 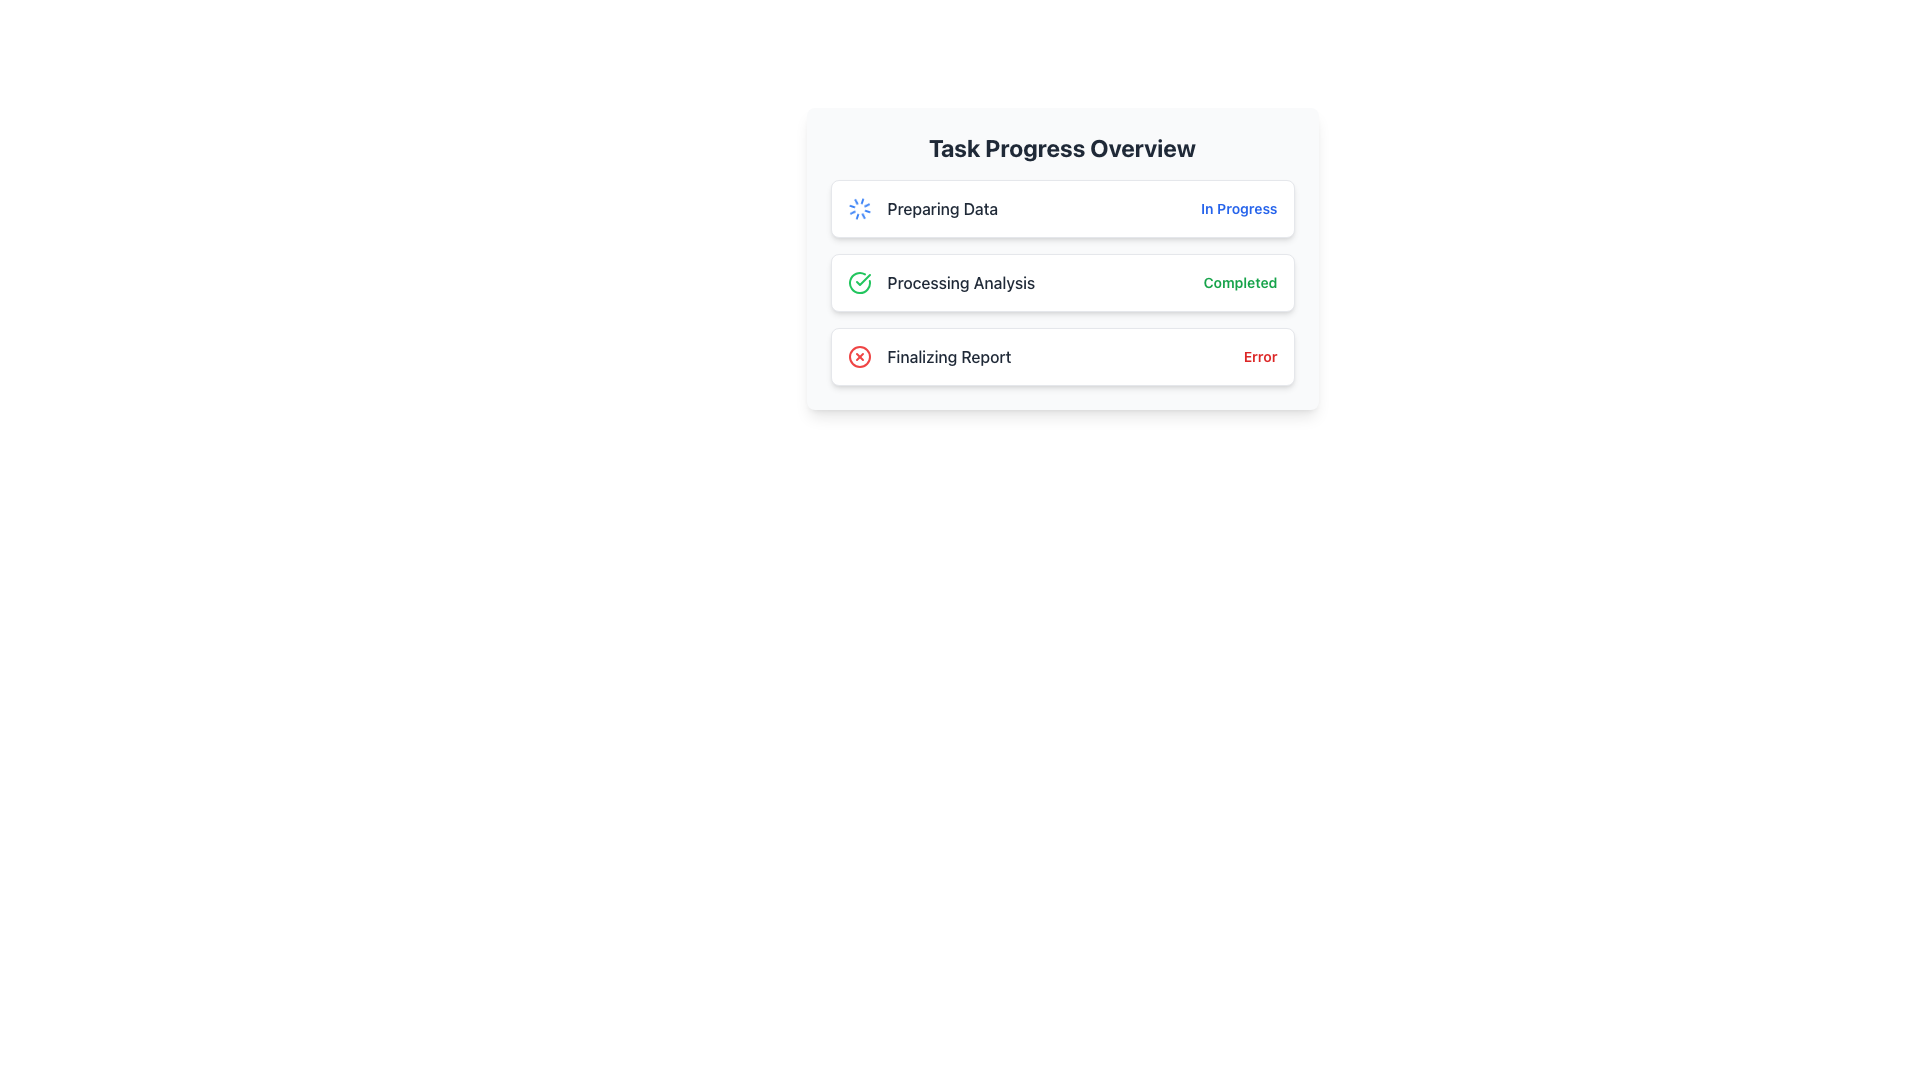 What do you see at coordinates (948, 356) in the screenshot?
I see `the Static Text element that describes the third task in the 'Task Progress Overview' list, positioned between an error status icon and an error status label` at bounding box center [948, 356].